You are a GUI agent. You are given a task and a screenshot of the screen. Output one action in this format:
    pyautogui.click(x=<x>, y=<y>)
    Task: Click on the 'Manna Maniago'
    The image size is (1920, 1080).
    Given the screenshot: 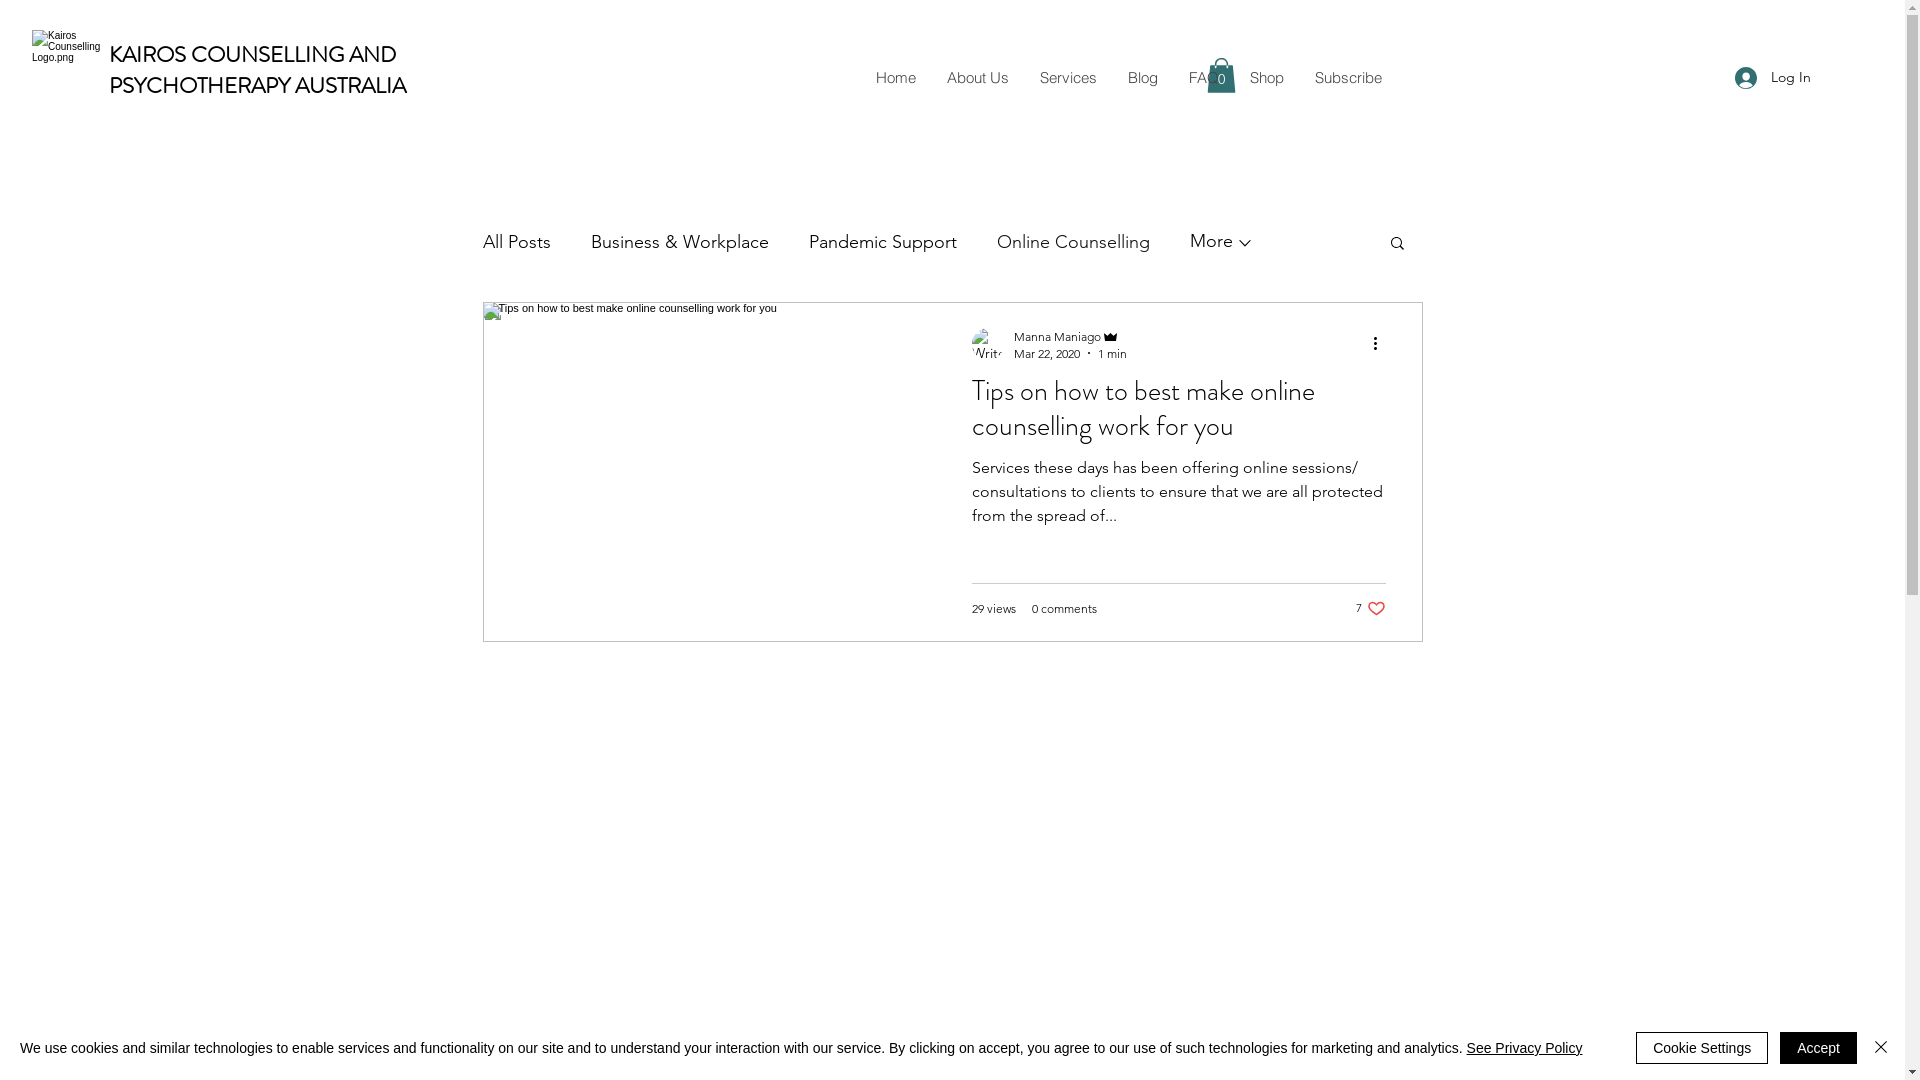 What is the action you would take?
    pyautogui.click(x=1069, y=335)
    